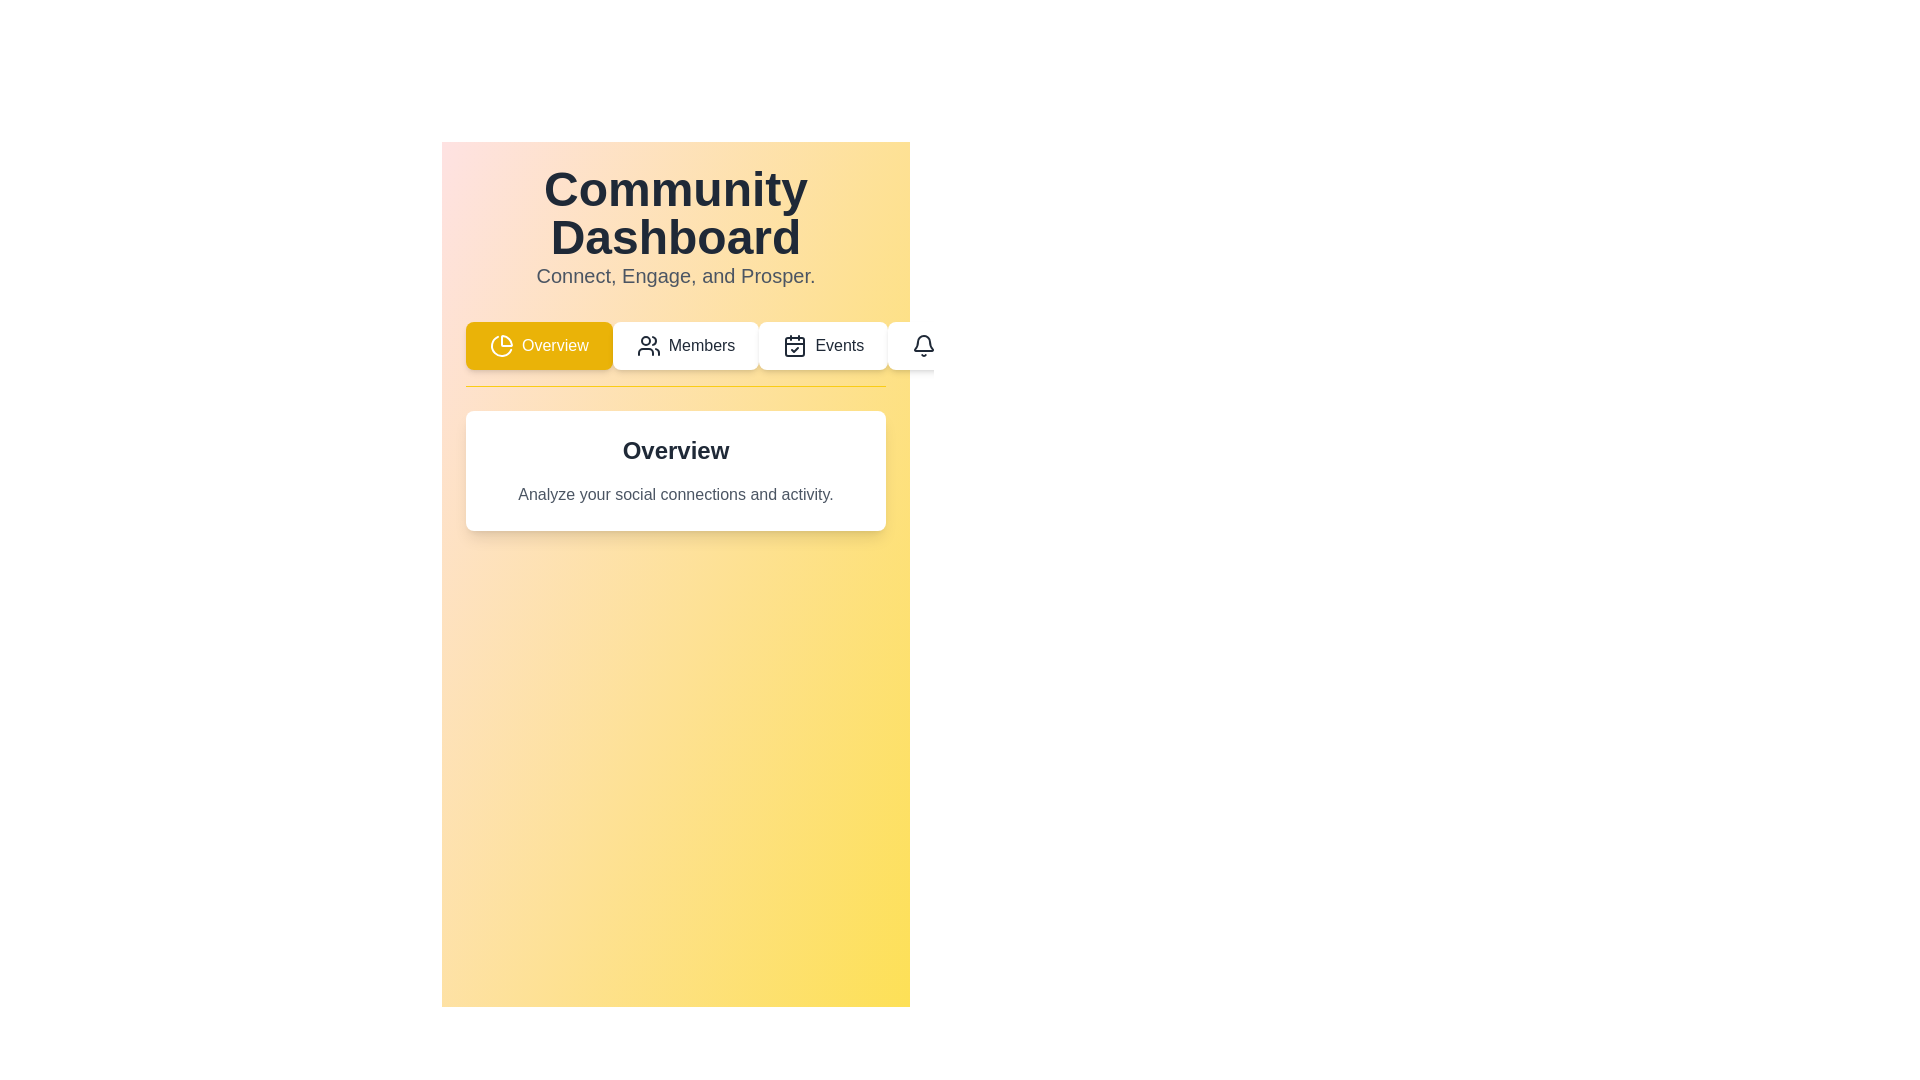  I want to click on the button labeled Overview, so click(538, 345).